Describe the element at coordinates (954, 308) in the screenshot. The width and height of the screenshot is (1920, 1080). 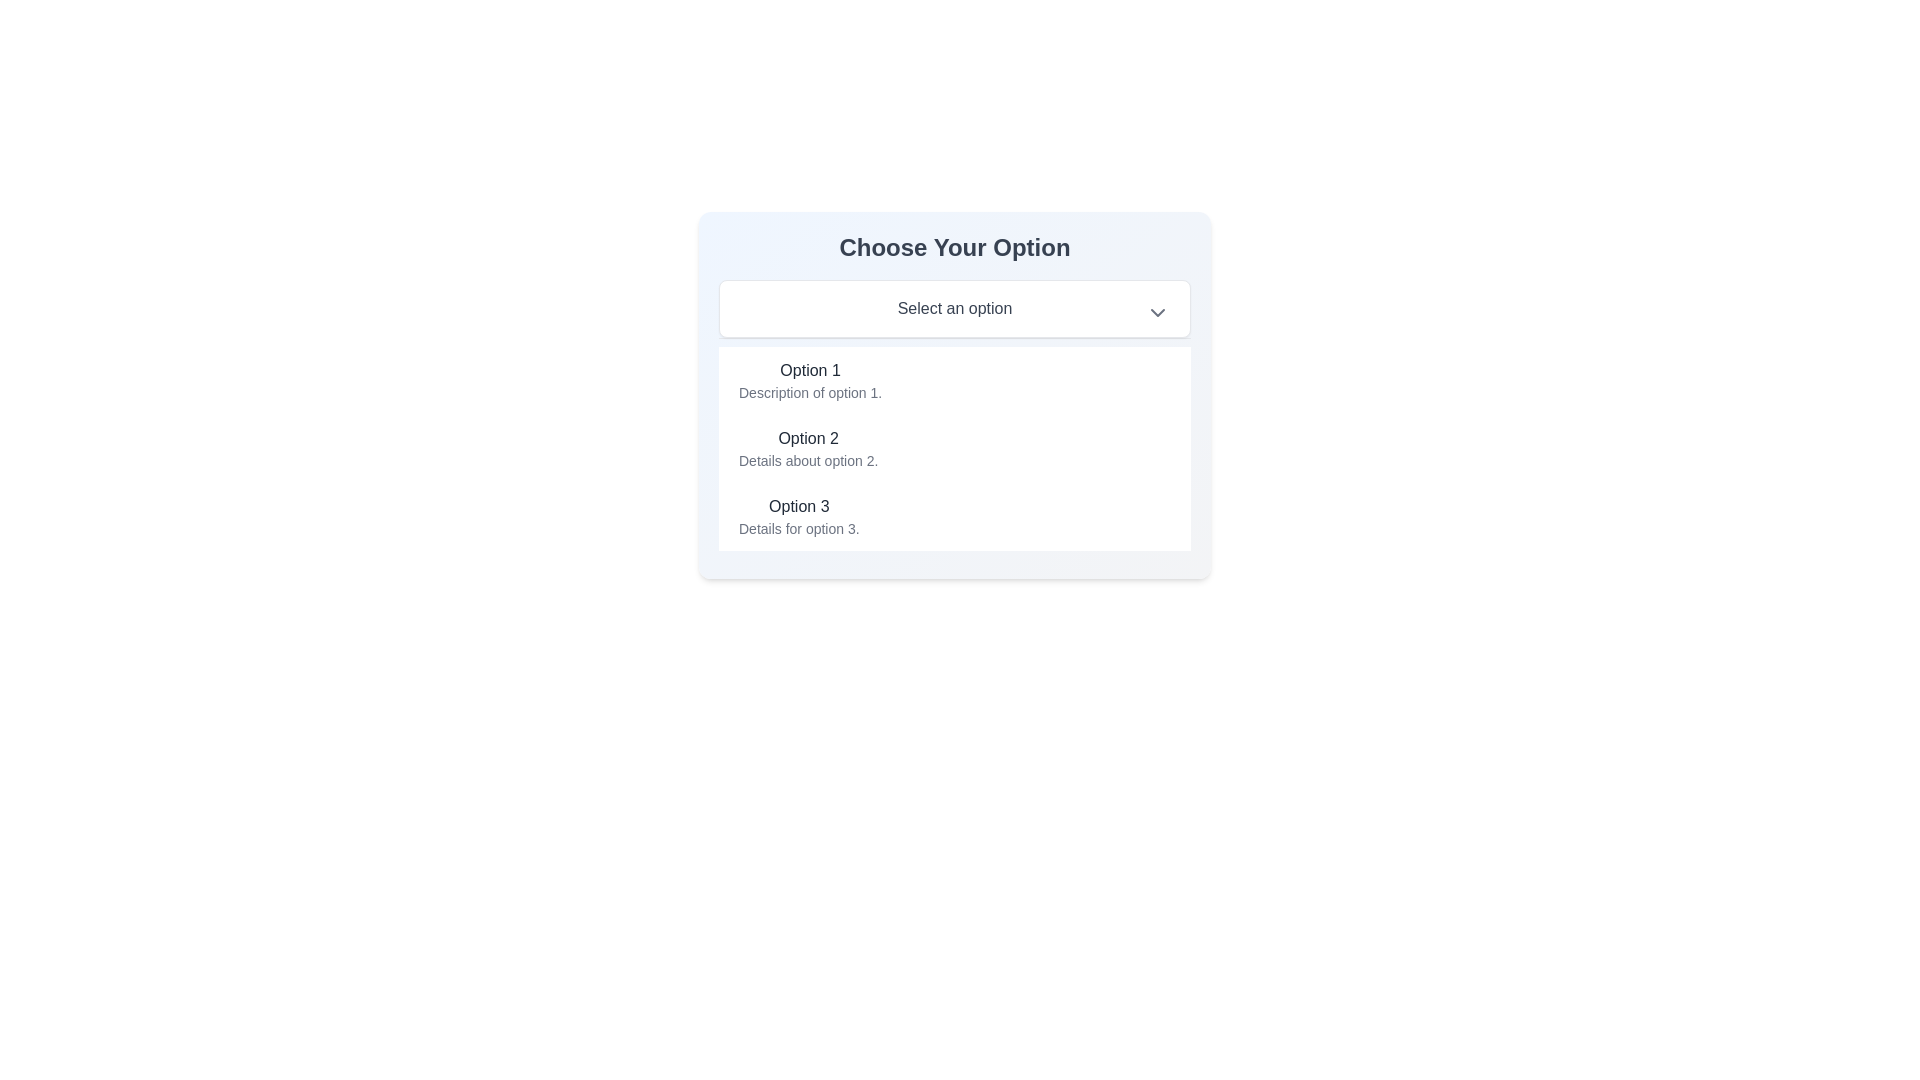
I see `the dropdown menu trigger which has a white background, curved corners, and contains the text 'Select an option' with a chevron icon on the right, positioned below the 'Choose Your Option' title` at that location.